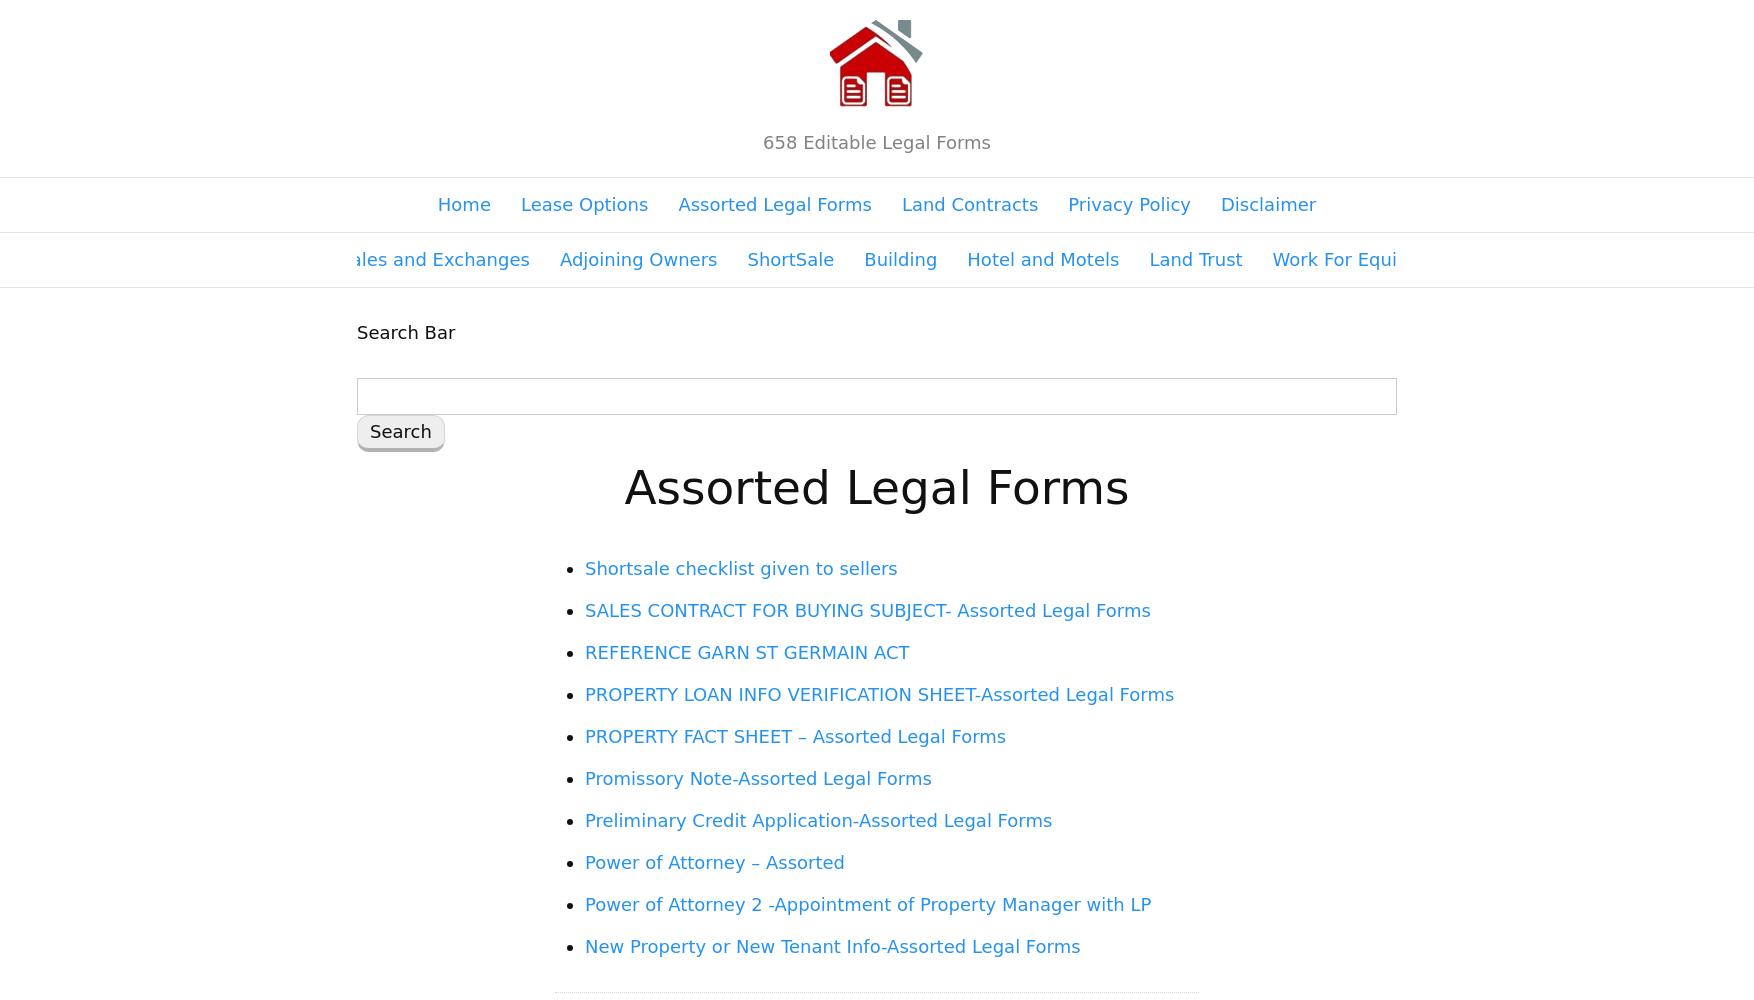  I want to click on 'Hotel and Motels', so click(1041, 259).